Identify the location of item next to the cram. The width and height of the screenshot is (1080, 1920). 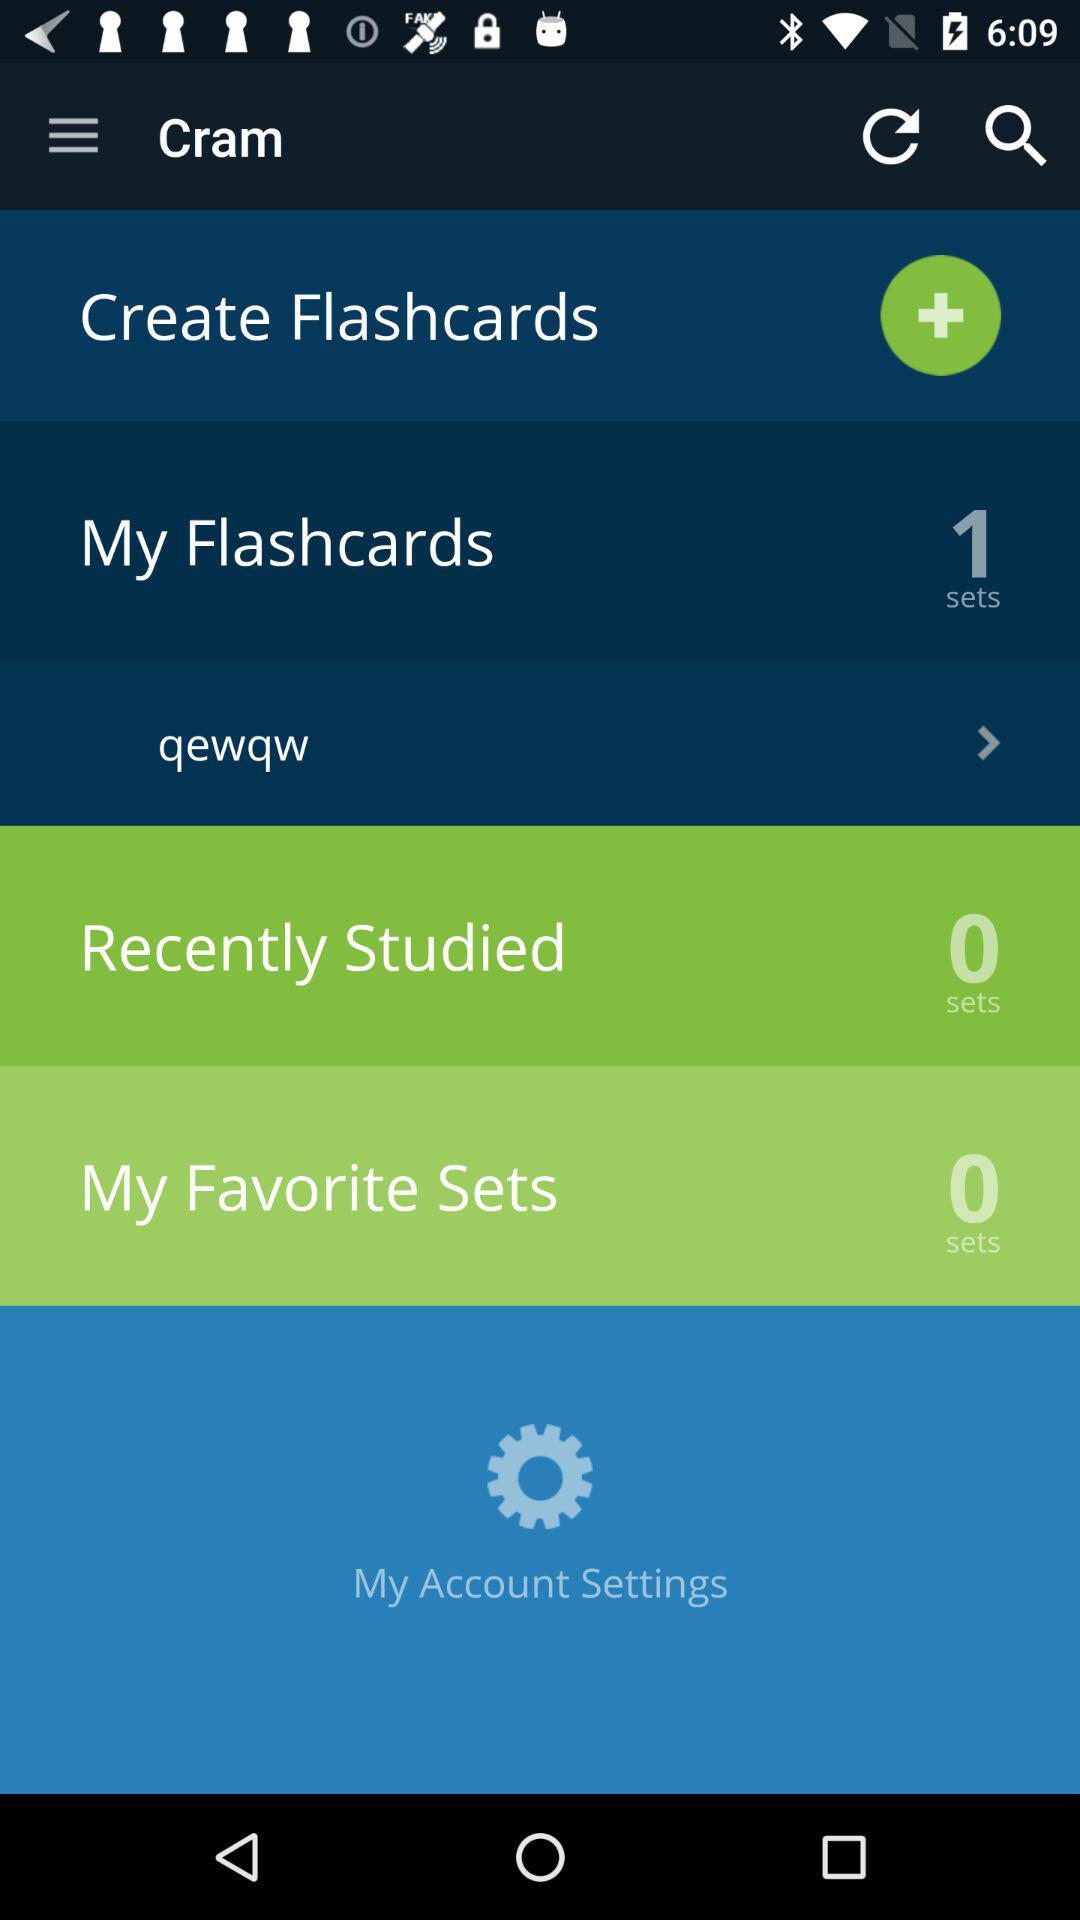
(890, 135).